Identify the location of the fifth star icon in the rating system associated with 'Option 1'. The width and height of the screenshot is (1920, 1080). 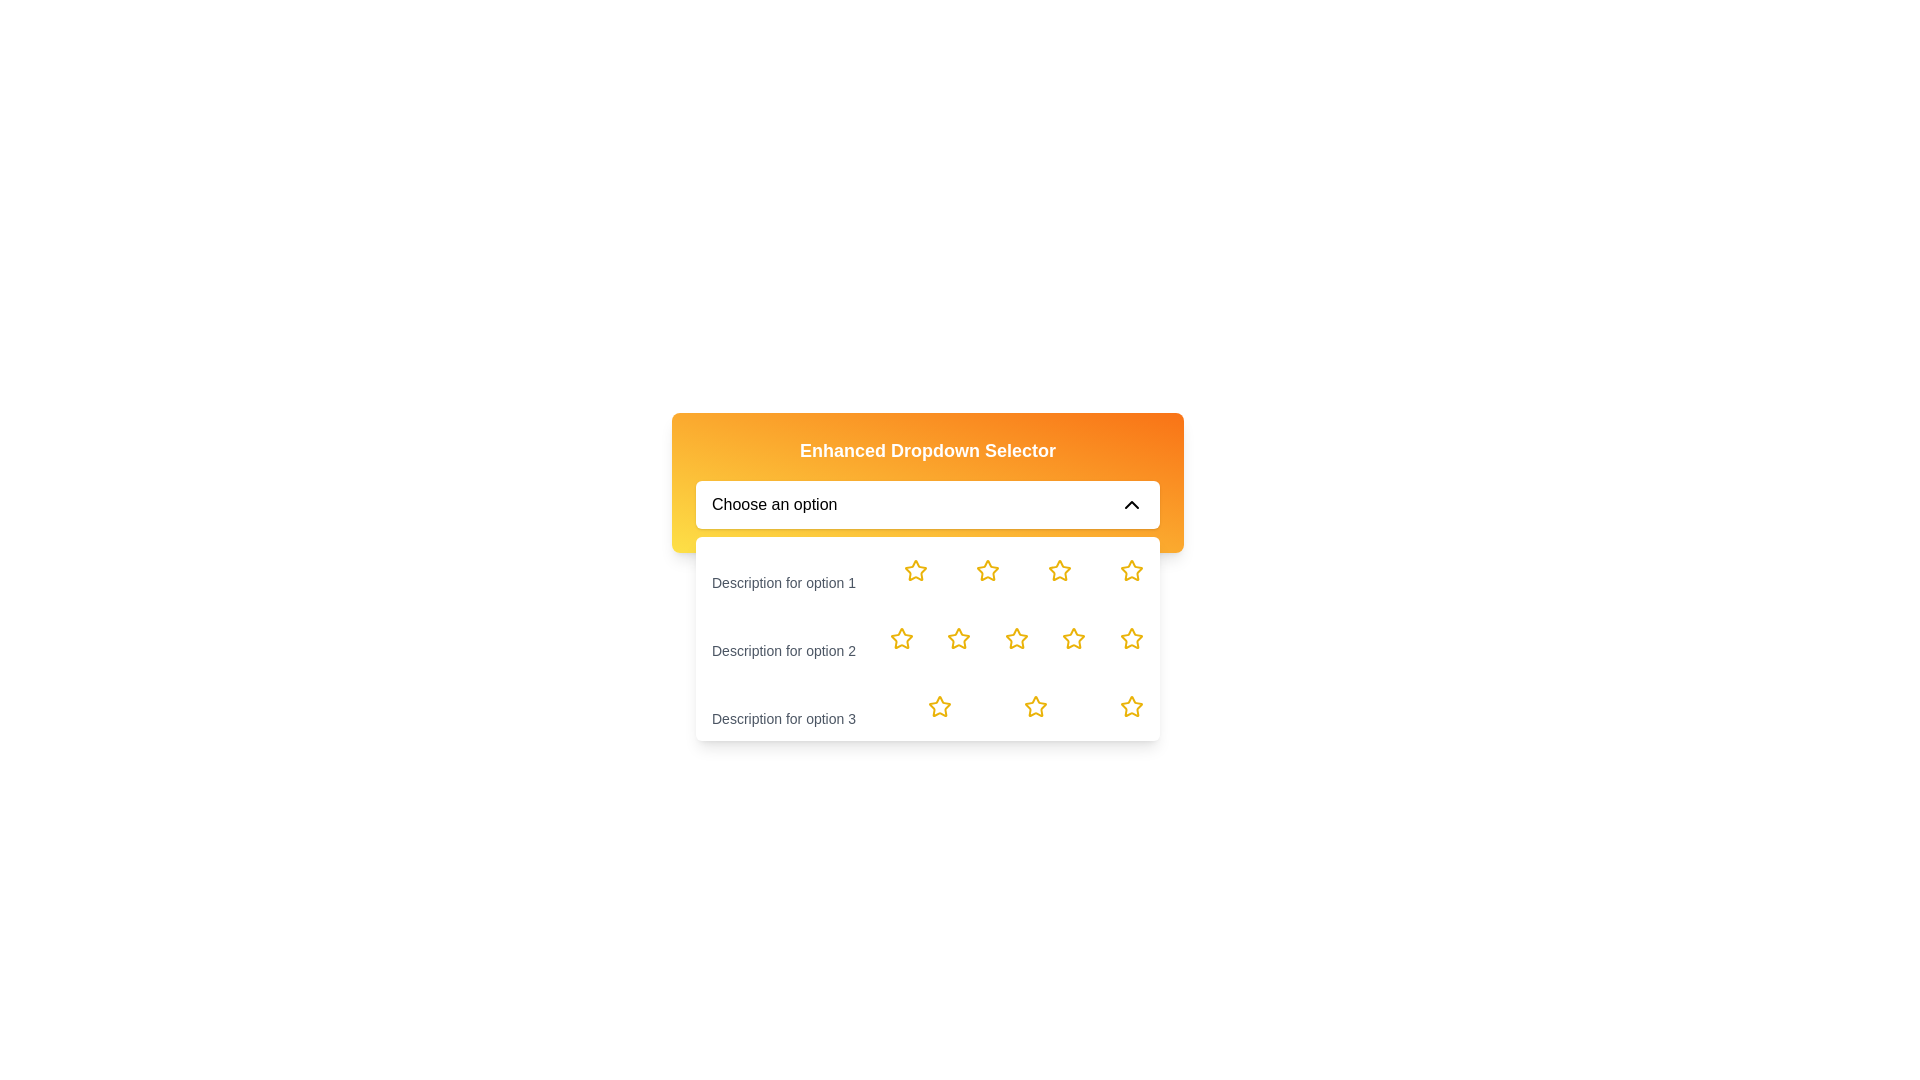
(1059, 570).